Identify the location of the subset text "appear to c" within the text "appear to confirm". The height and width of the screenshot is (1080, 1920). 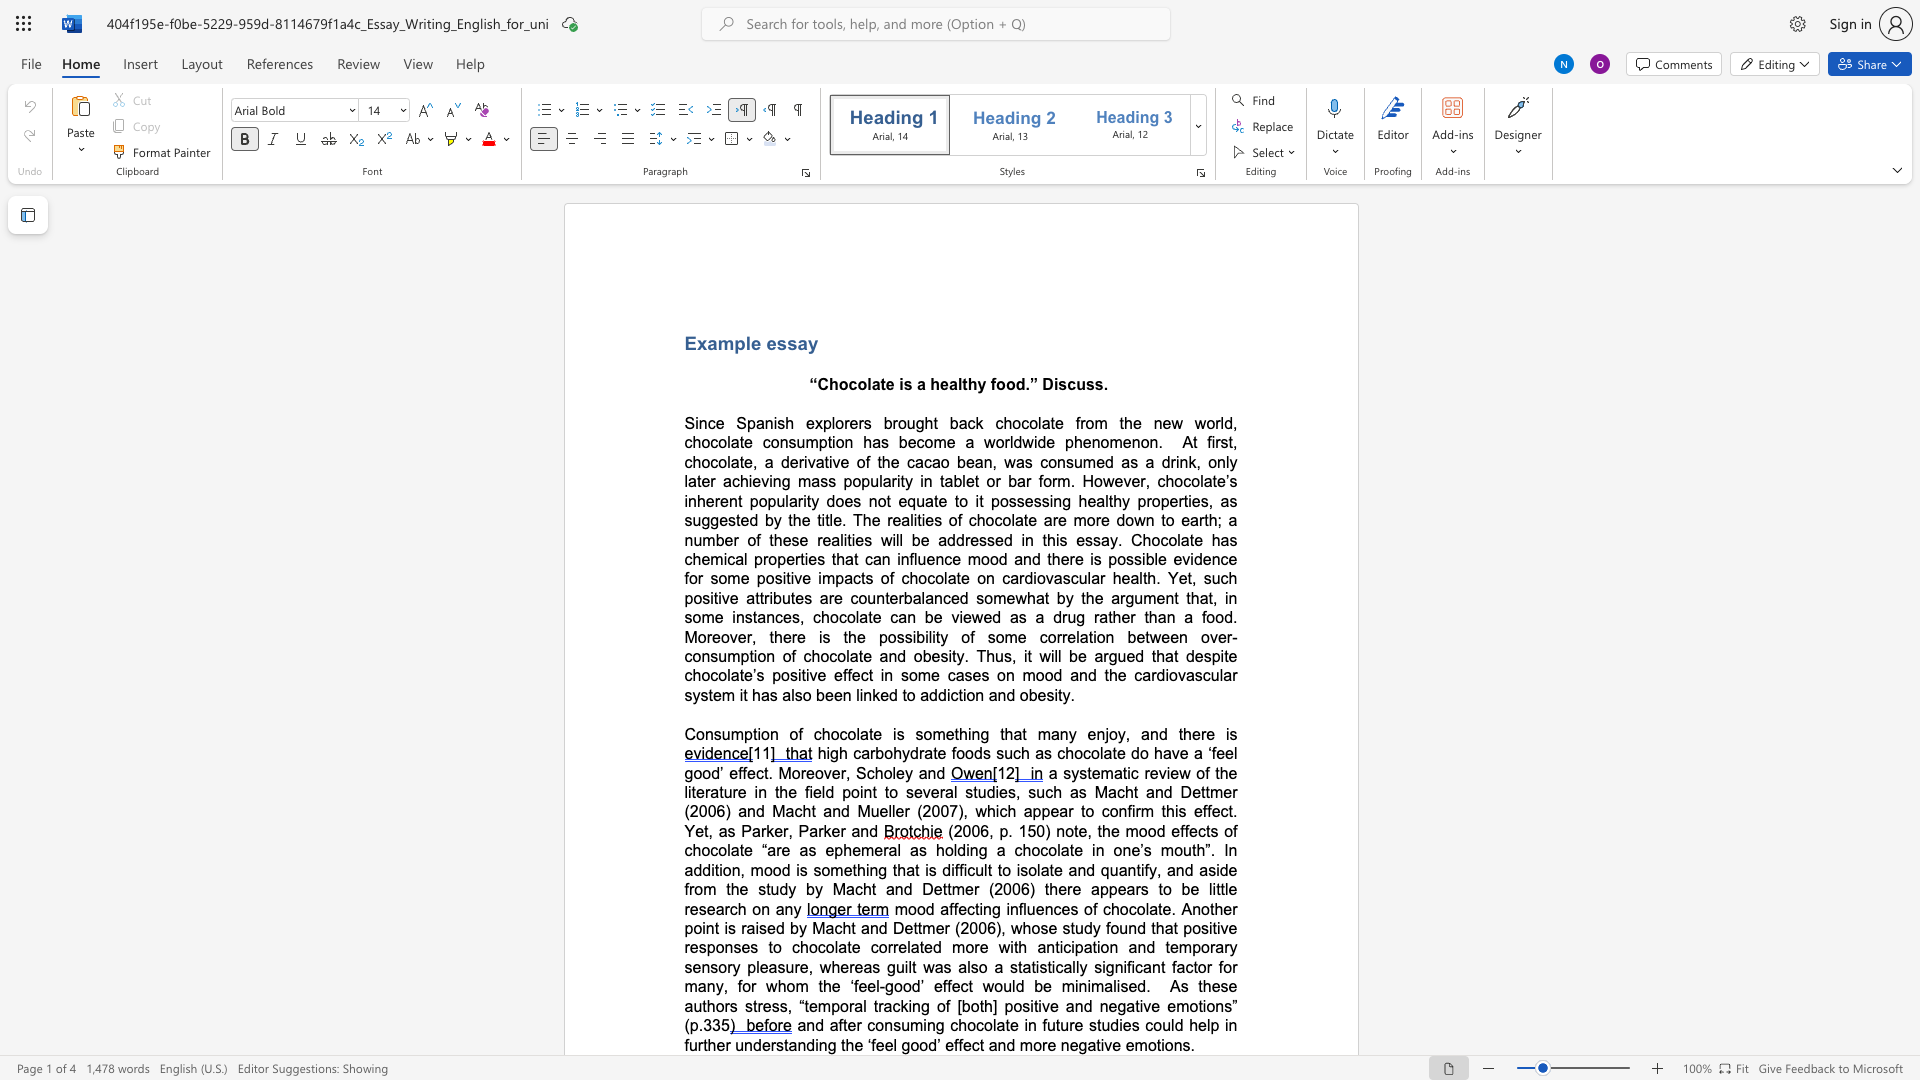
(1023, 811).